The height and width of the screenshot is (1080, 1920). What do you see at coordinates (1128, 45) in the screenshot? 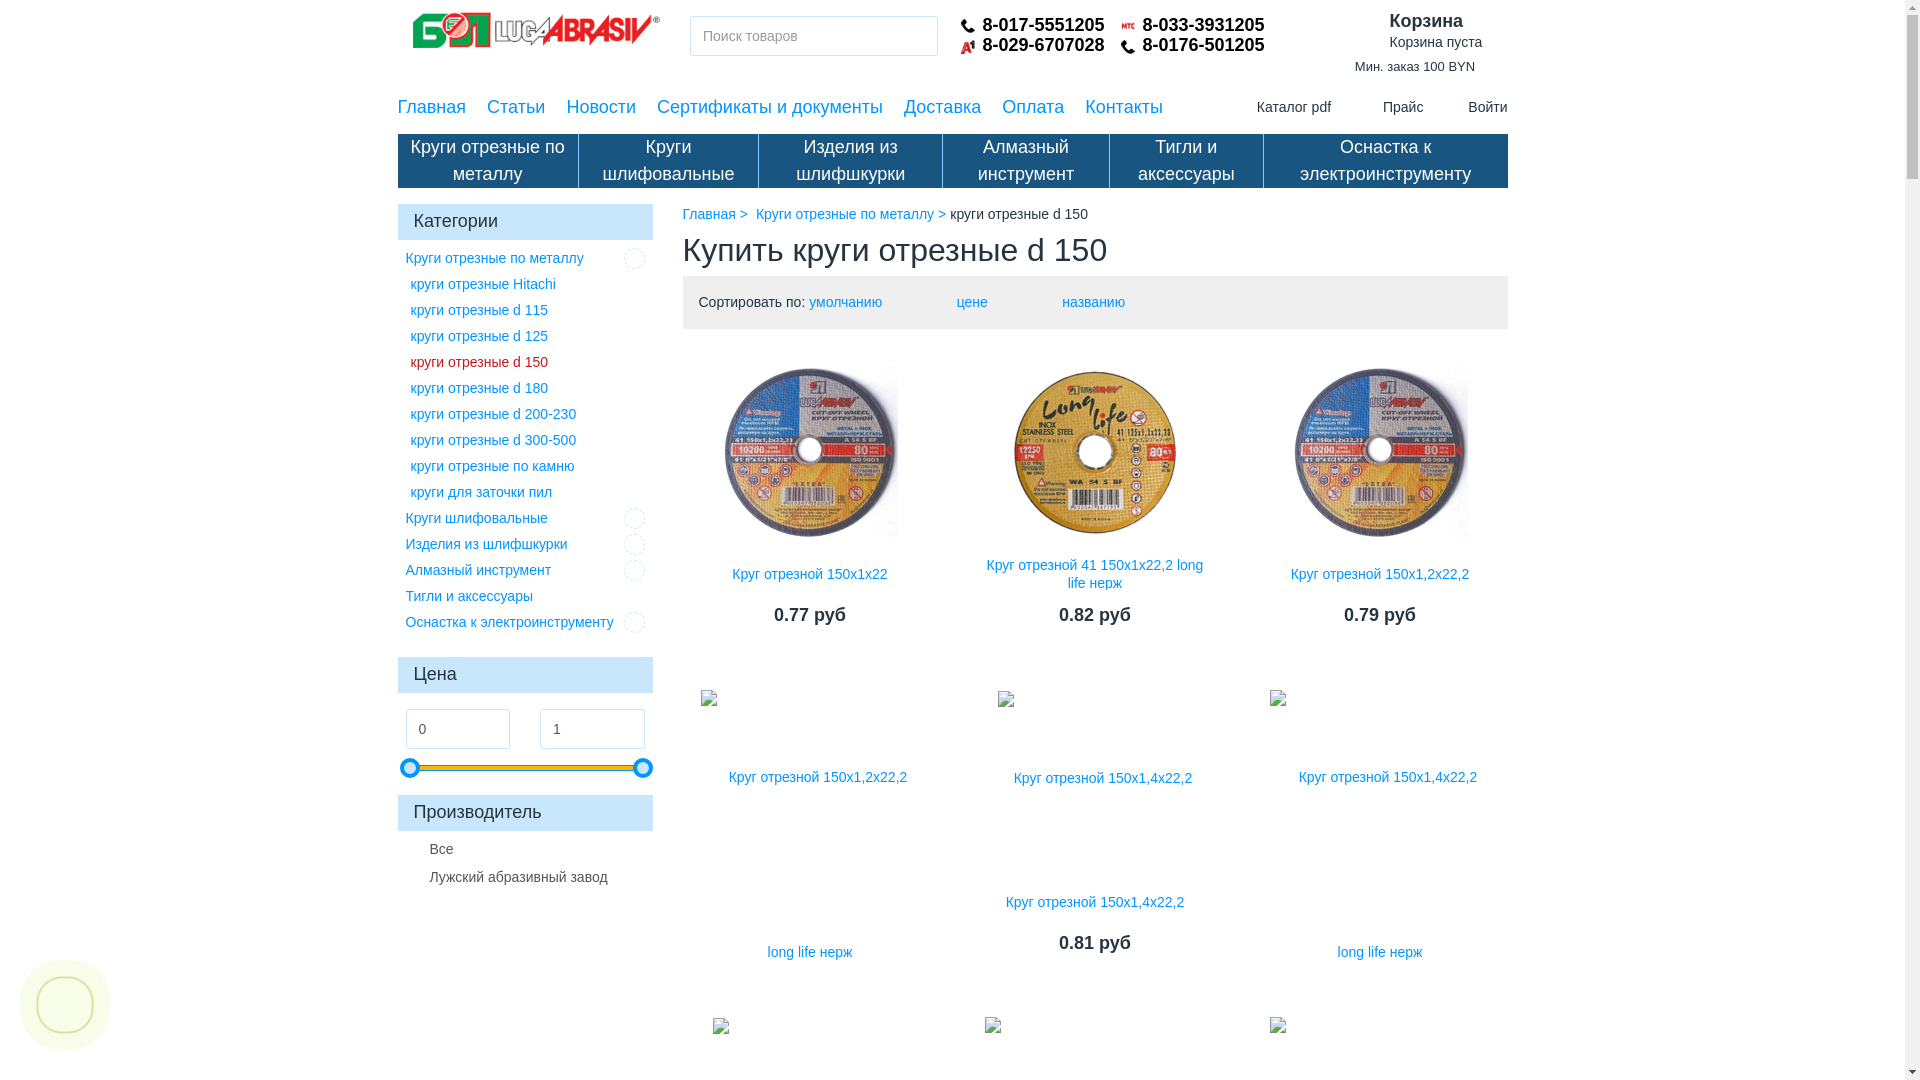
I see `'Telephone'` at bounding box center [1128, 45].